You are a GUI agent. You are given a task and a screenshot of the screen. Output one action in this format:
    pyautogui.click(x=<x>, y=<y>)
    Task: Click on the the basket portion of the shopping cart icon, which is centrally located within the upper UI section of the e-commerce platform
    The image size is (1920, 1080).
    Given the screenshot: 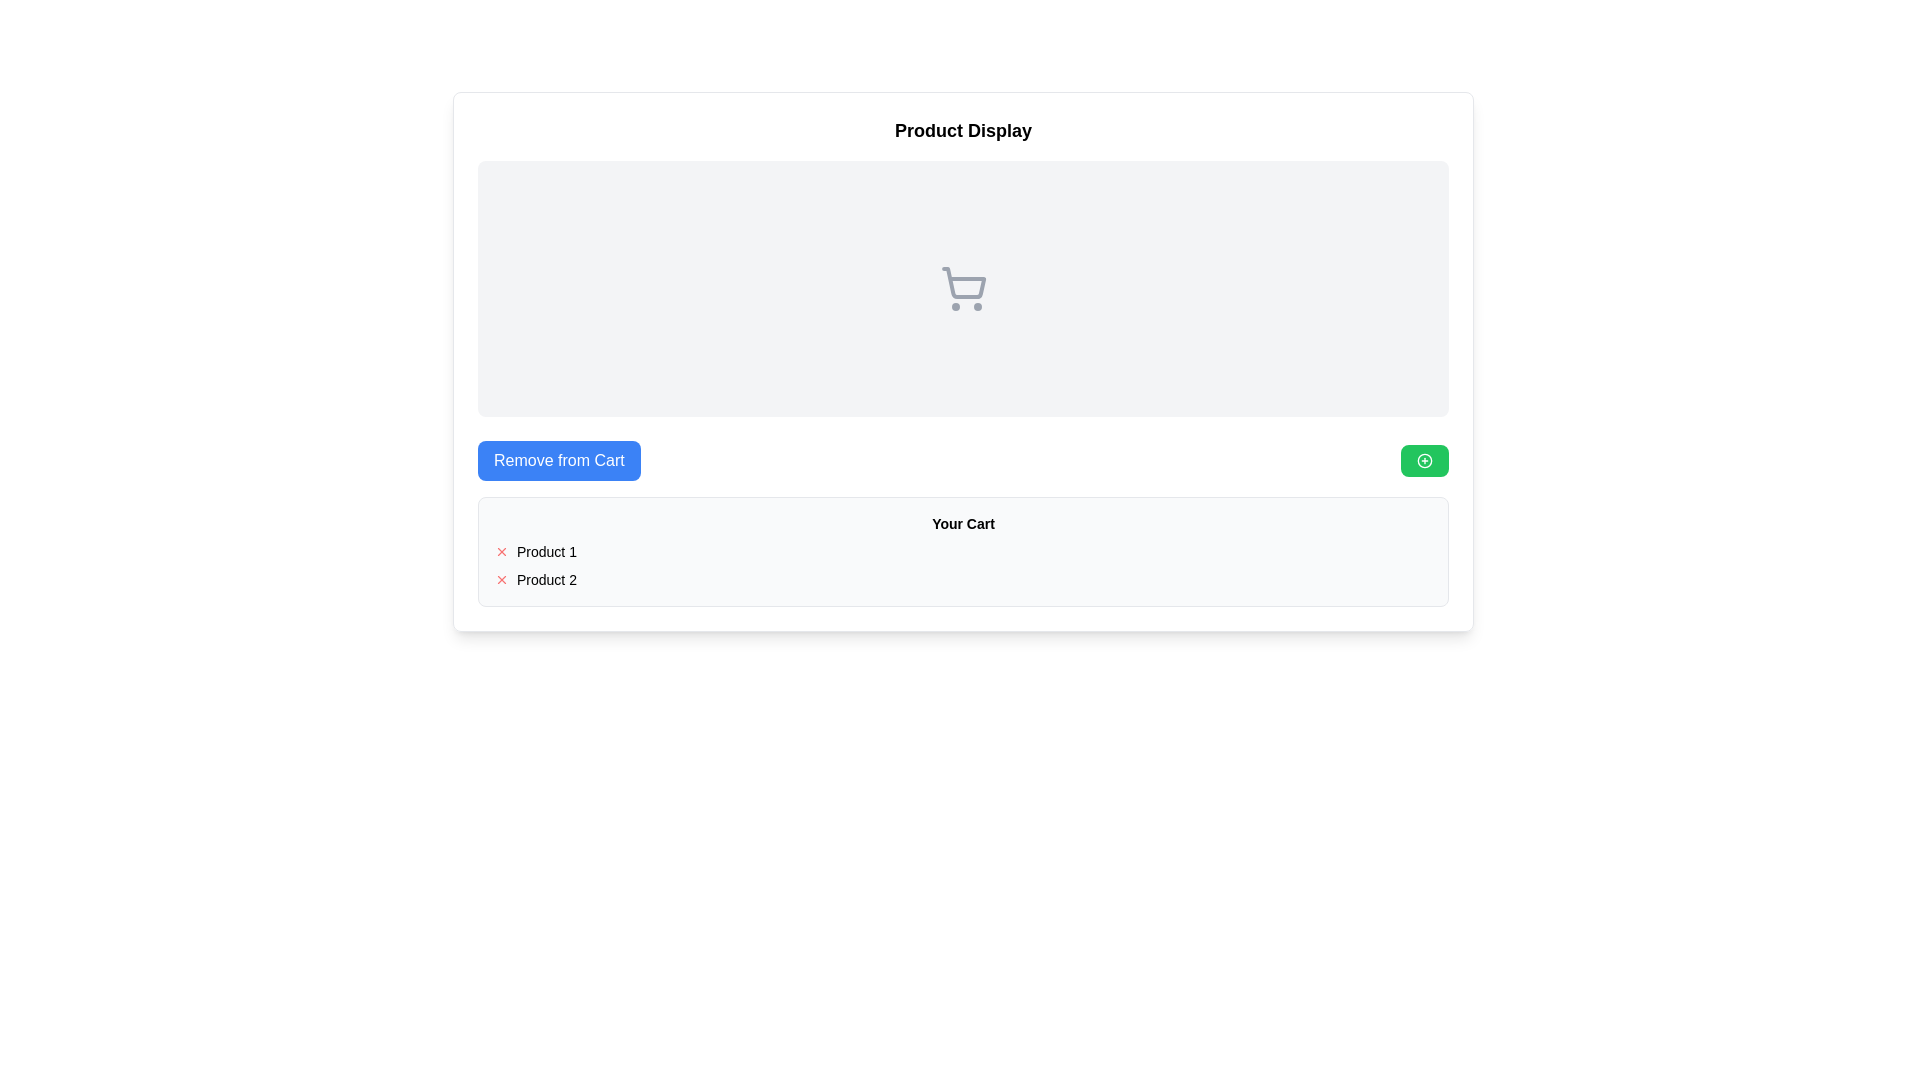 What is the action you would take?
    pyautogui.click(x=963, y=283)
    